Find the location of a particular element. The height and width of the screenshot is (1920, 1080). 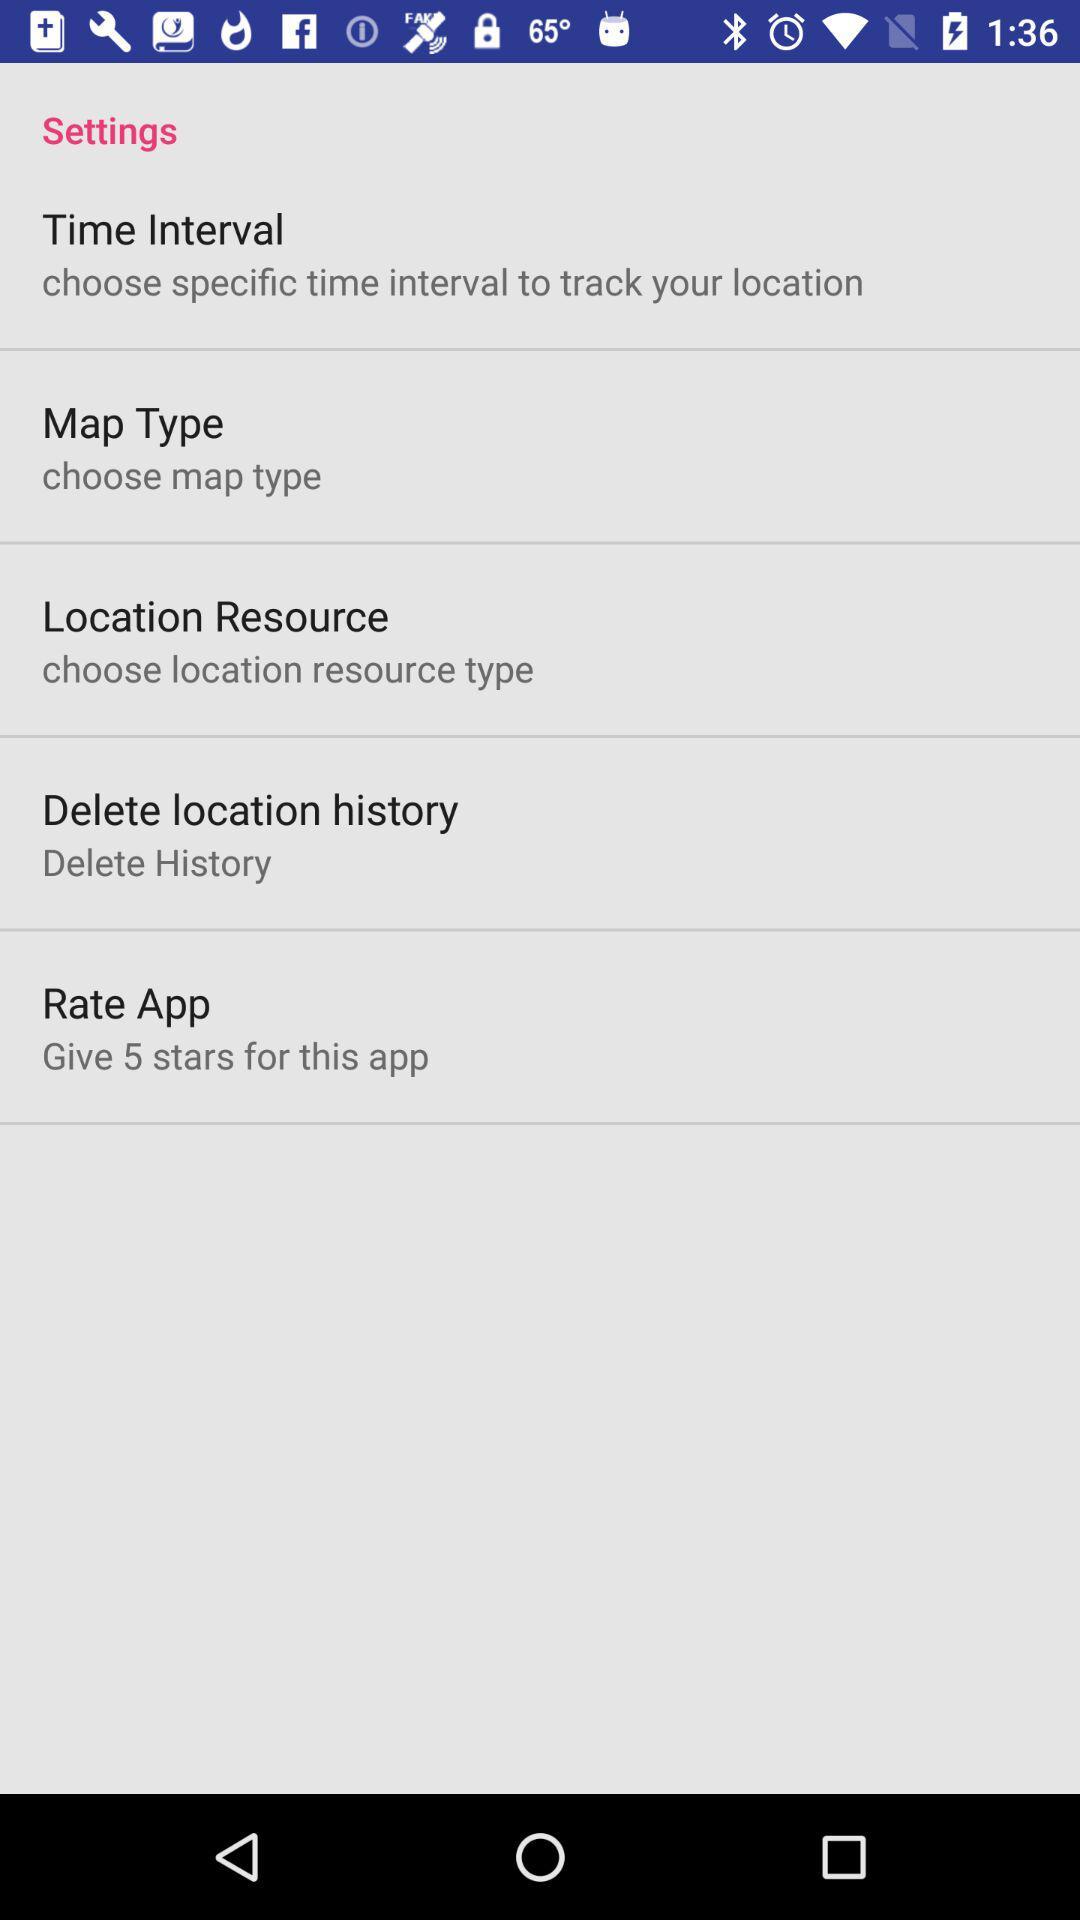

the item above time interval app is located at coordinates (540, 107).